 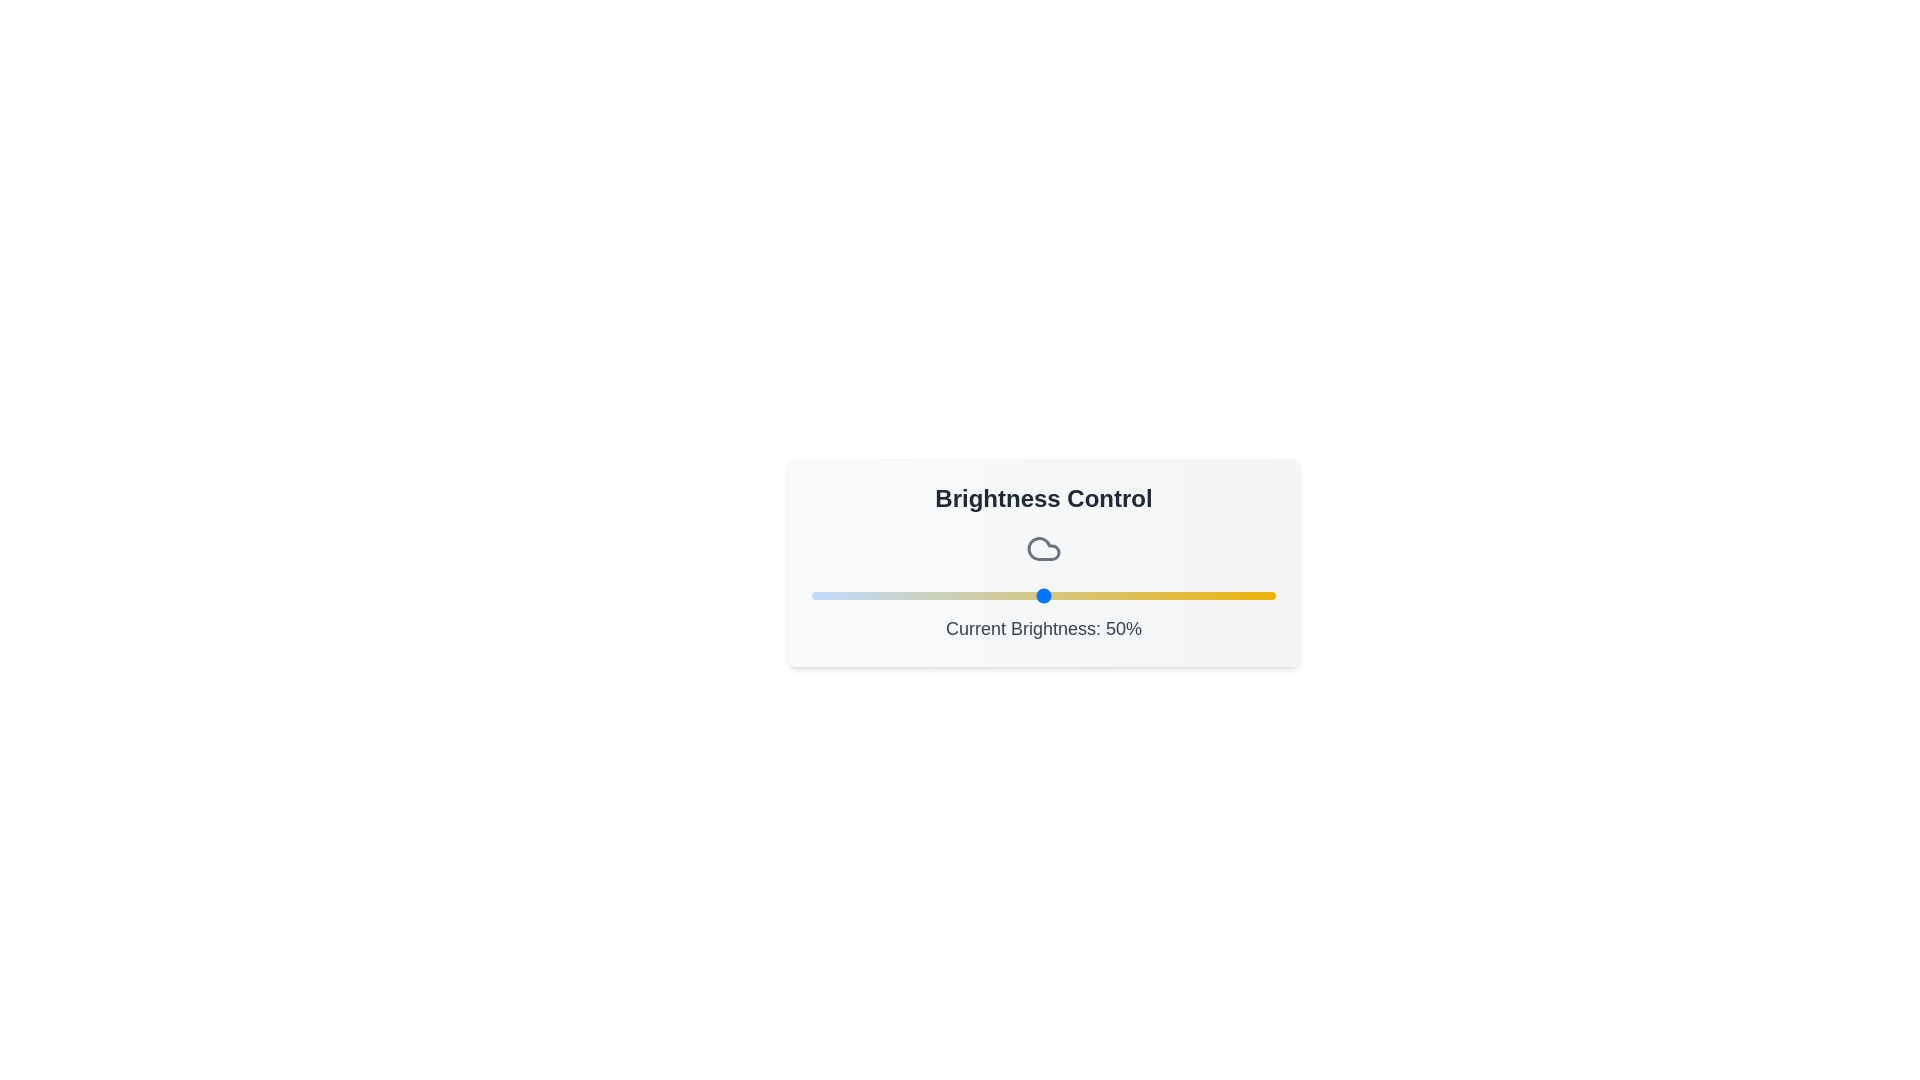 I want to click on the brightness level to 17% by interacting with the slider, so click(x=889, y=595).